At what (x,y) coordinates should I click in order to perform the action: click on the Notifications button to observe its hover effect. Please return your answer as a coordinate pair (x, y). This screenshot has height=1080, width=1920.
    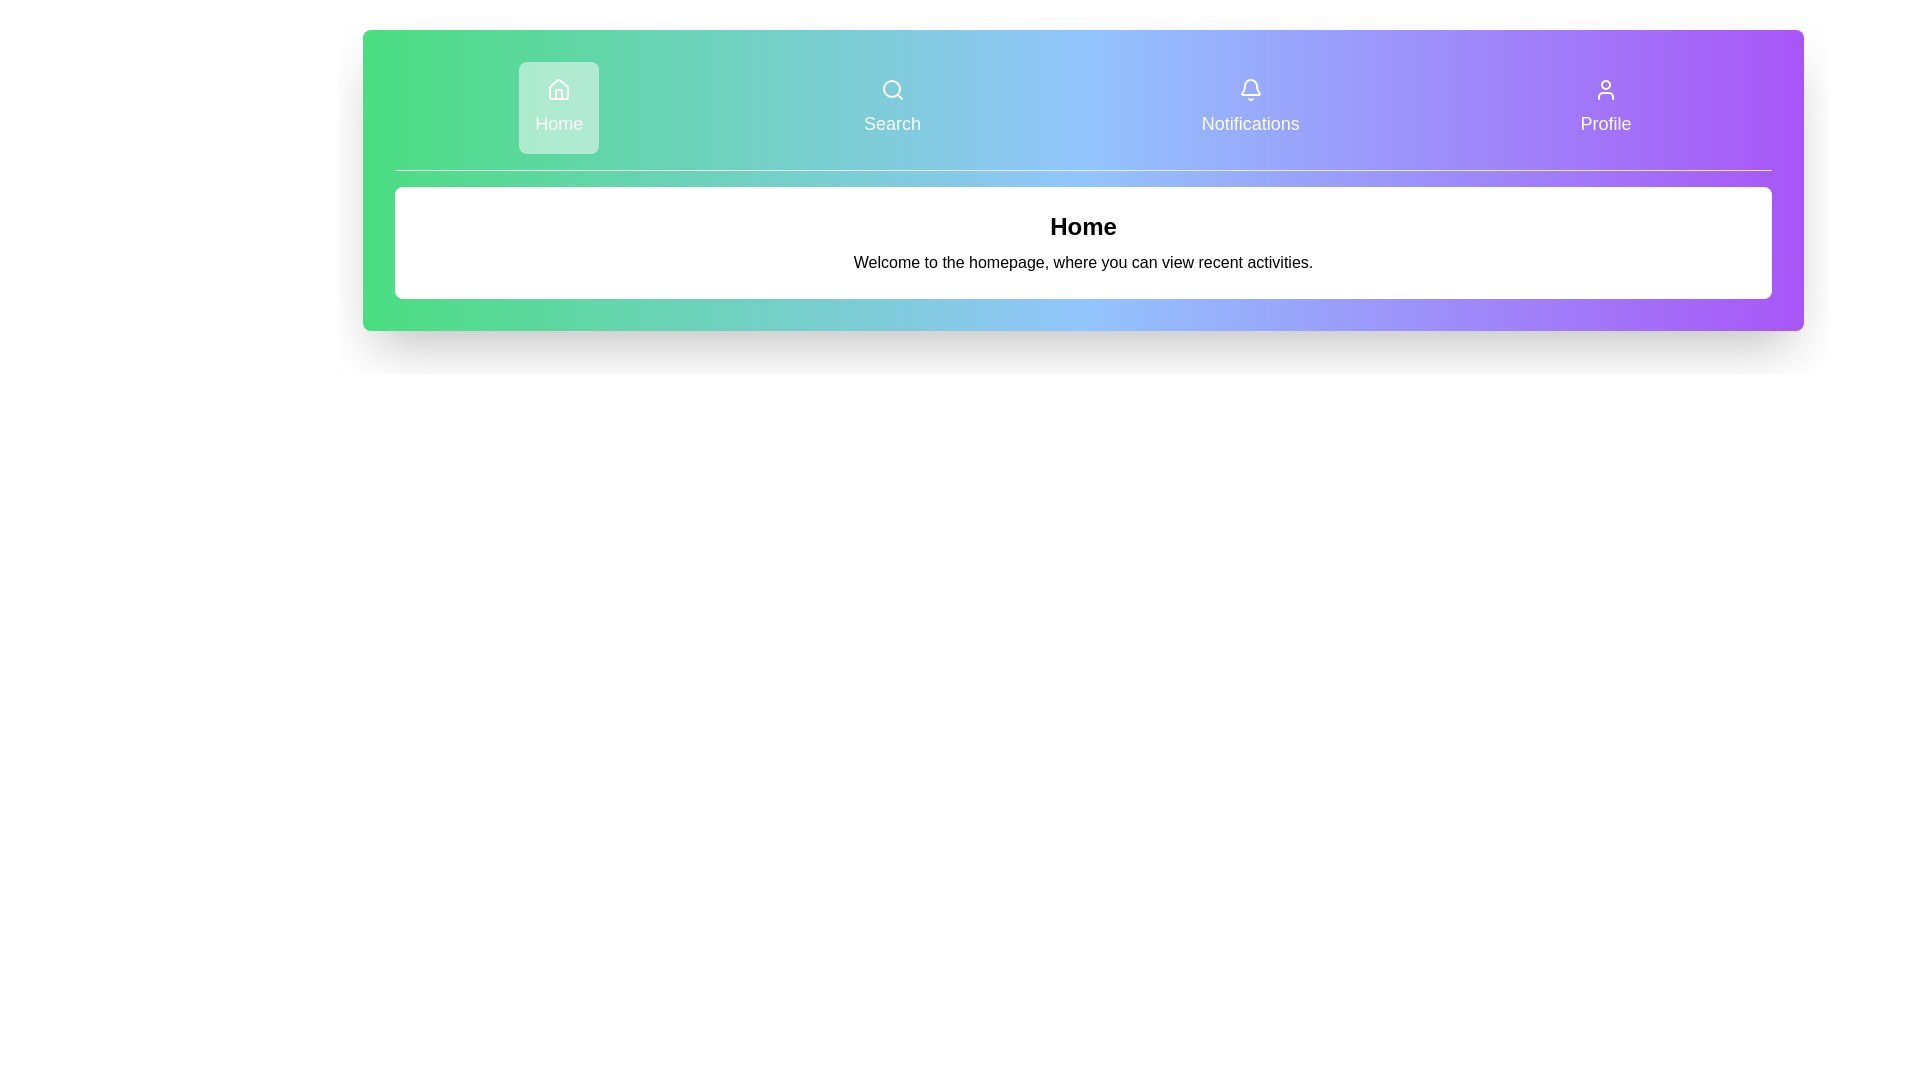
    Looking at the image, I should click on (1250, 108).